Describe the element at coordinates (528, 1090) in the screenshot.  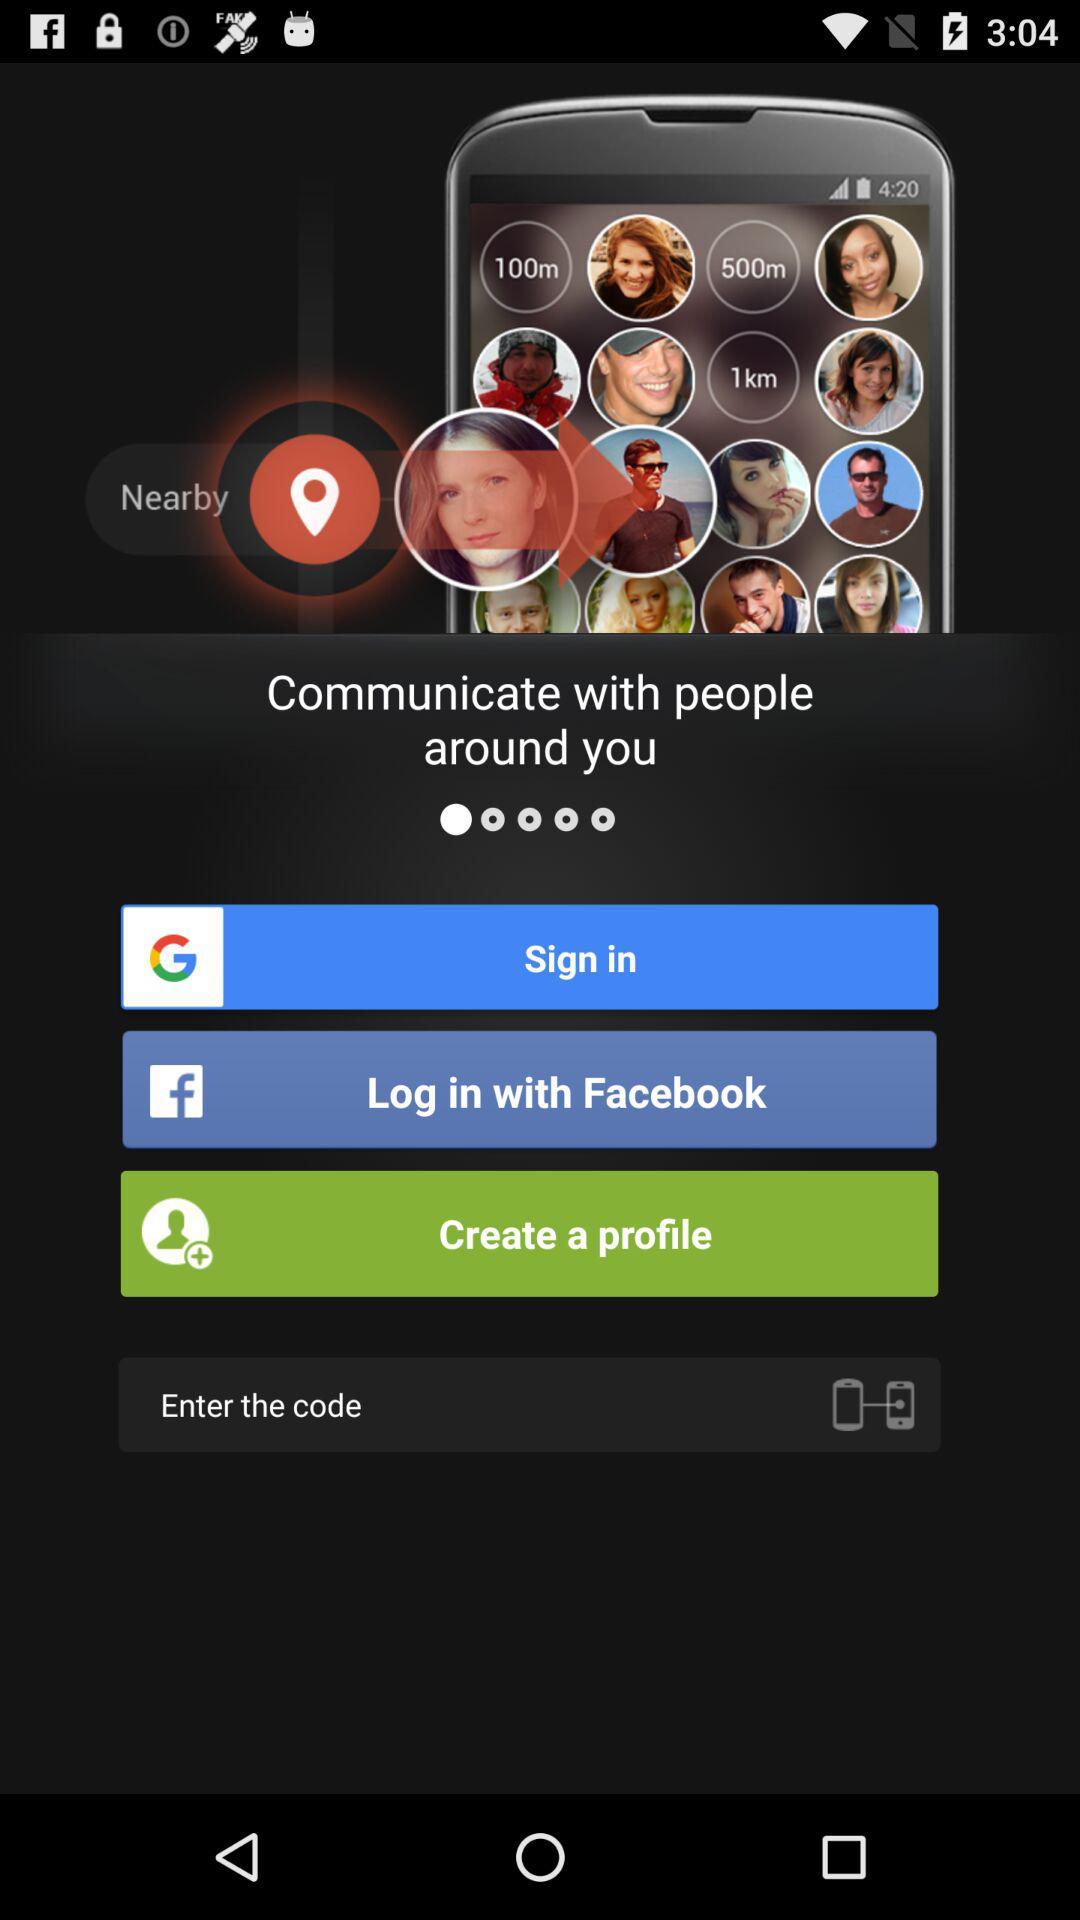
I see `item above the create a profile button` at that location.